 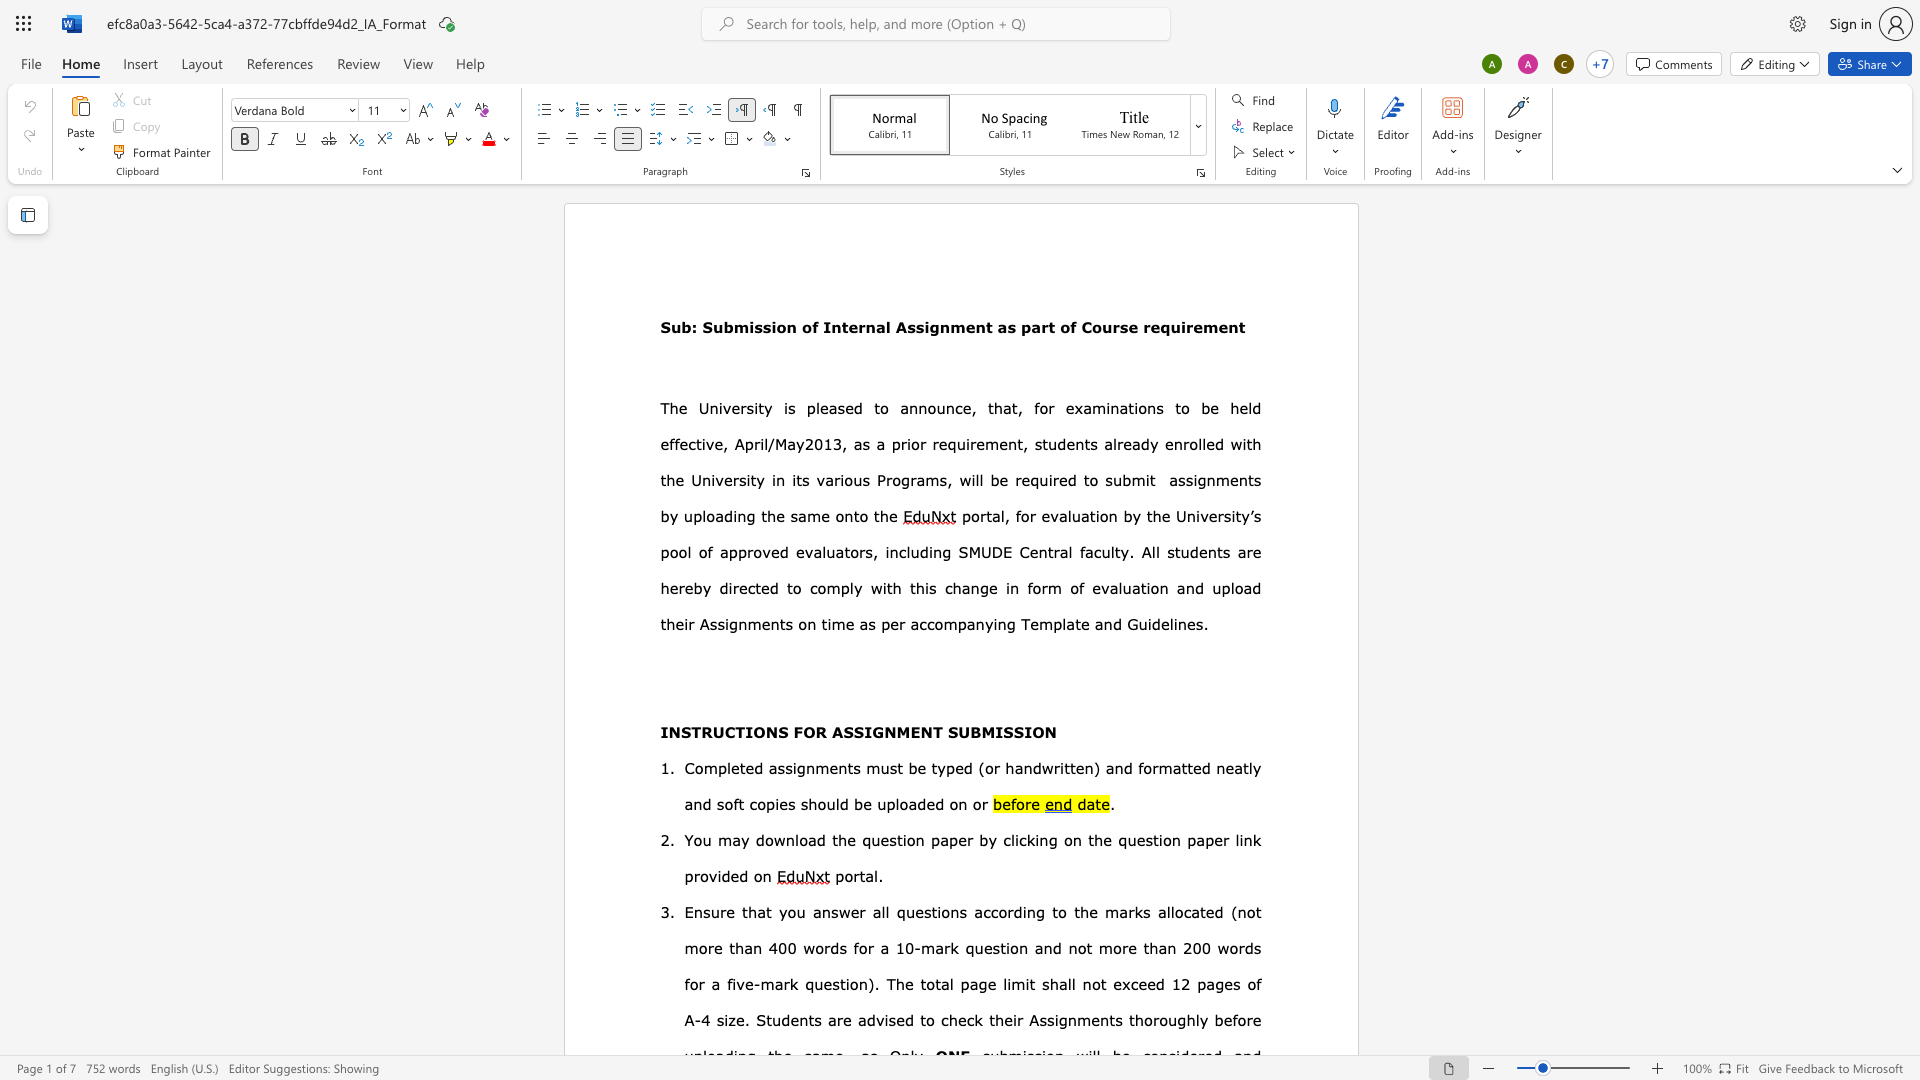 What do you see at coordinates (1102, 623) in the screenshot?
I see `the space between the continuous character "a" and "n" in the text` at bounding box center [1102, 623].